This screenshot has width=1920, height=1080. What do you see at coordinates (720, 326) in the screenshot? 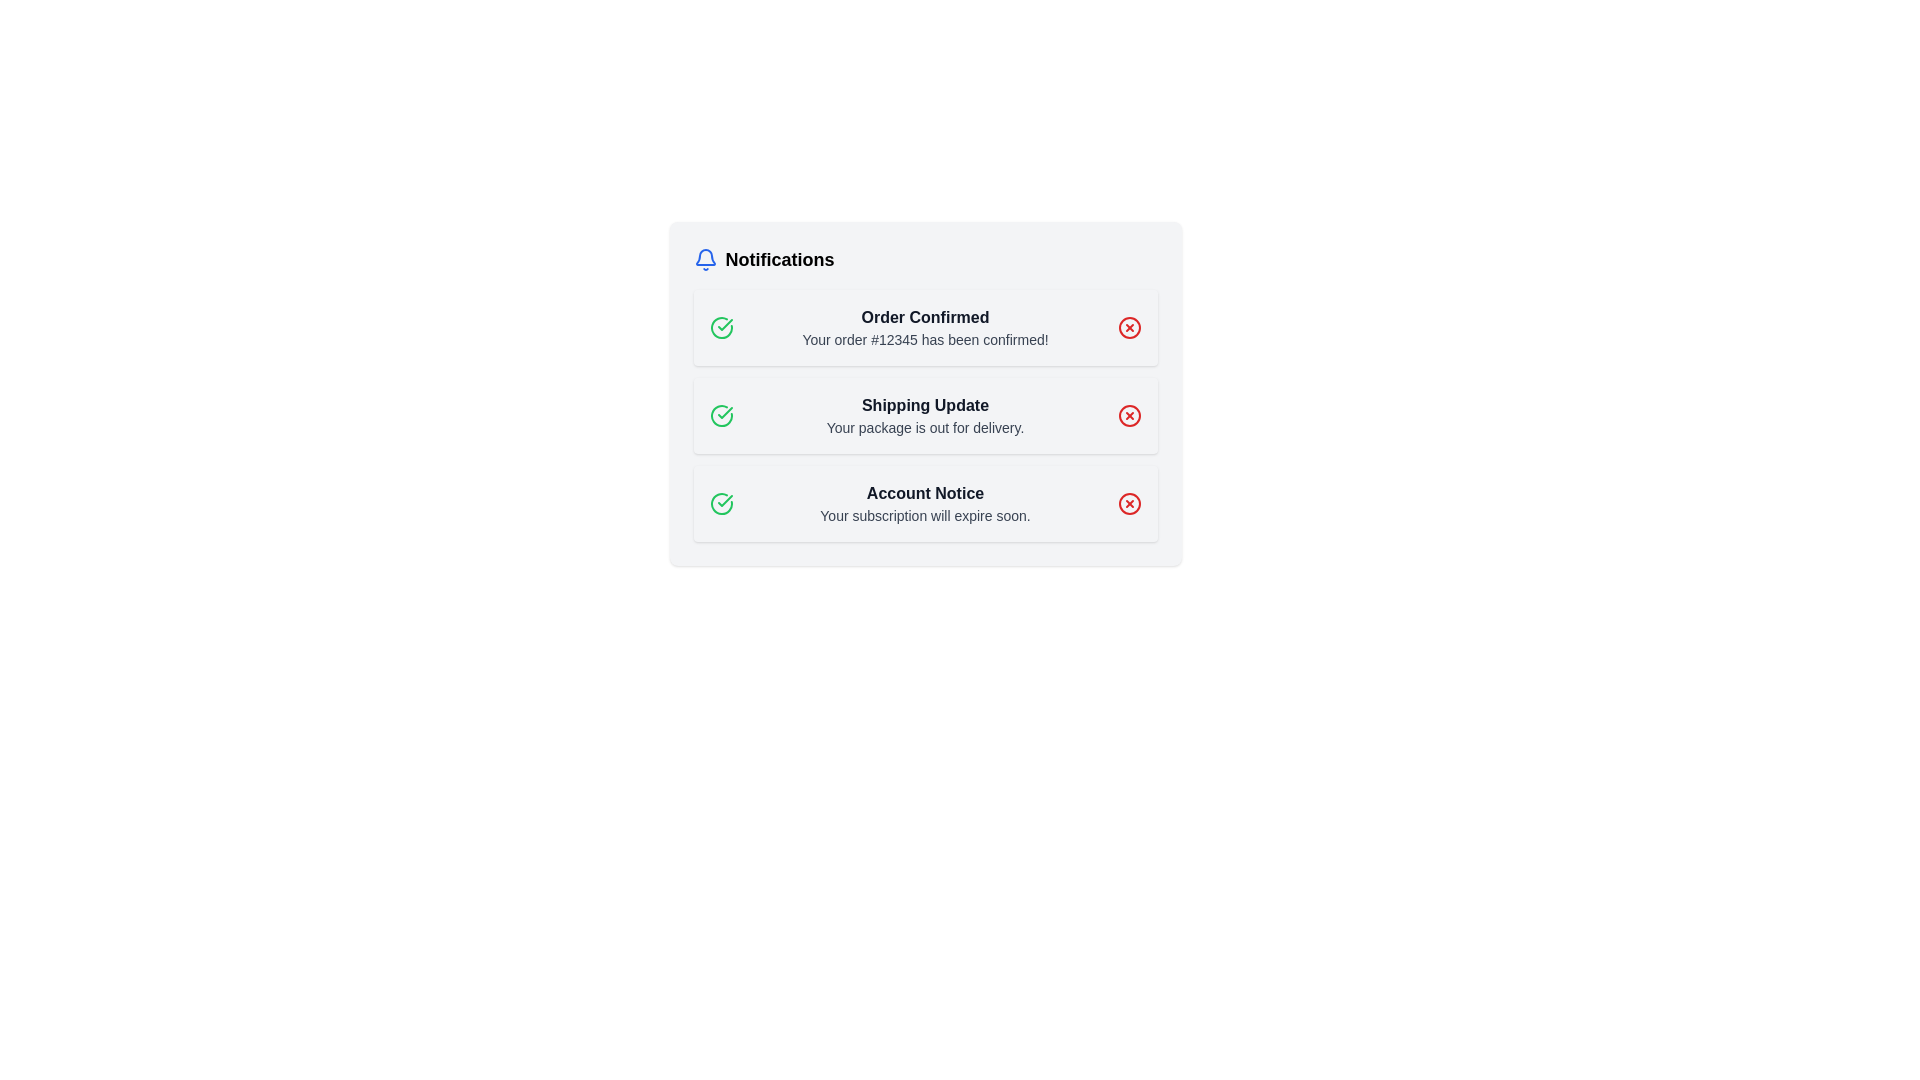
I see `the success icon indicating 'Order Confirmed' located to the left of the confirmation text in the notification box` at bounding box center [720, 326].